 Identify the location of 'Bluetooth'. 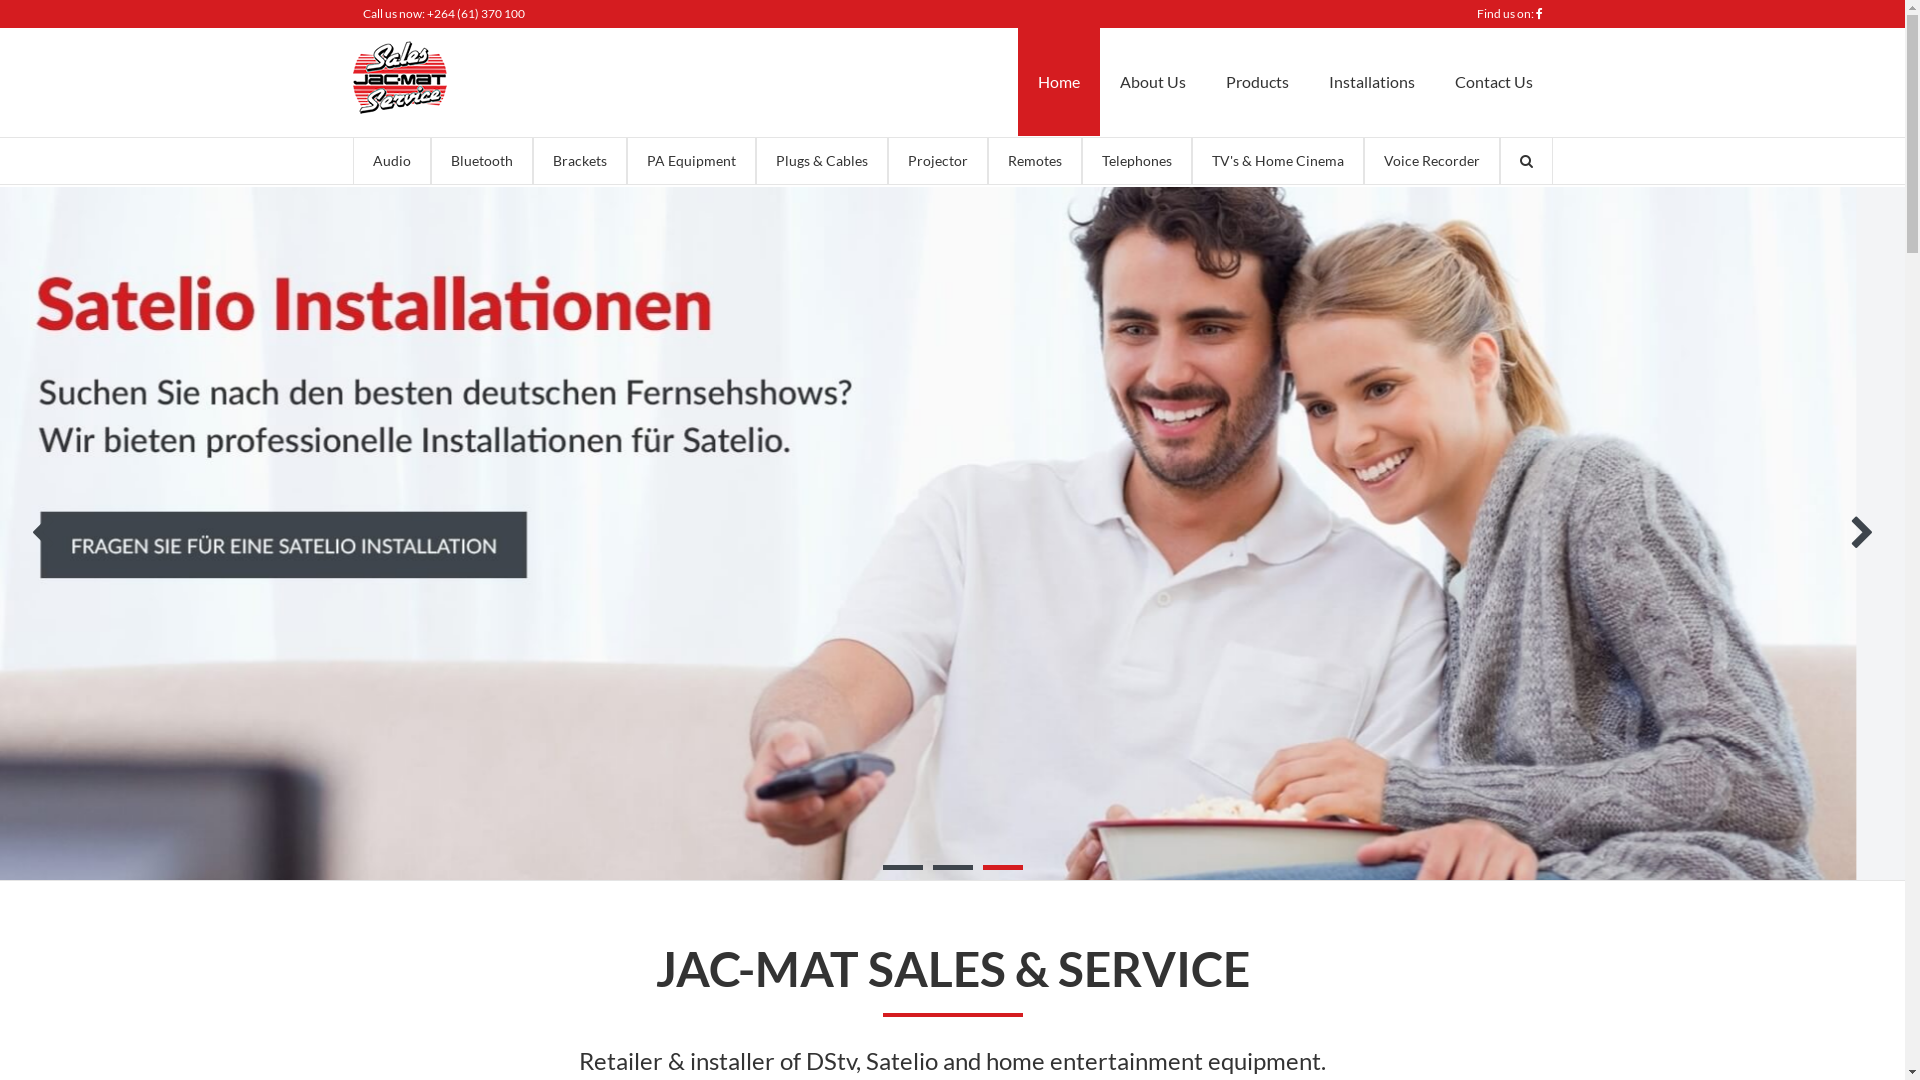
(480, 160).